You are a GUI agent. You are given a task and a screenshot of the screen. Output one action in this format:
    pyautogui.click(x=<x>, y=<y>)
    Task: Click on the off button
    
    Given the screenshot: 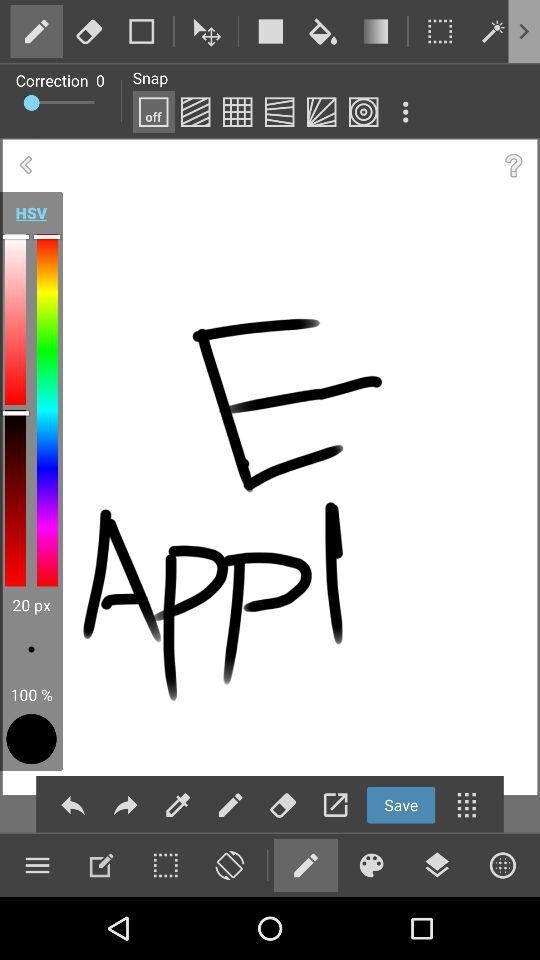 What is the action you would take?
    pyautogui.click(x=152, y=112)
    